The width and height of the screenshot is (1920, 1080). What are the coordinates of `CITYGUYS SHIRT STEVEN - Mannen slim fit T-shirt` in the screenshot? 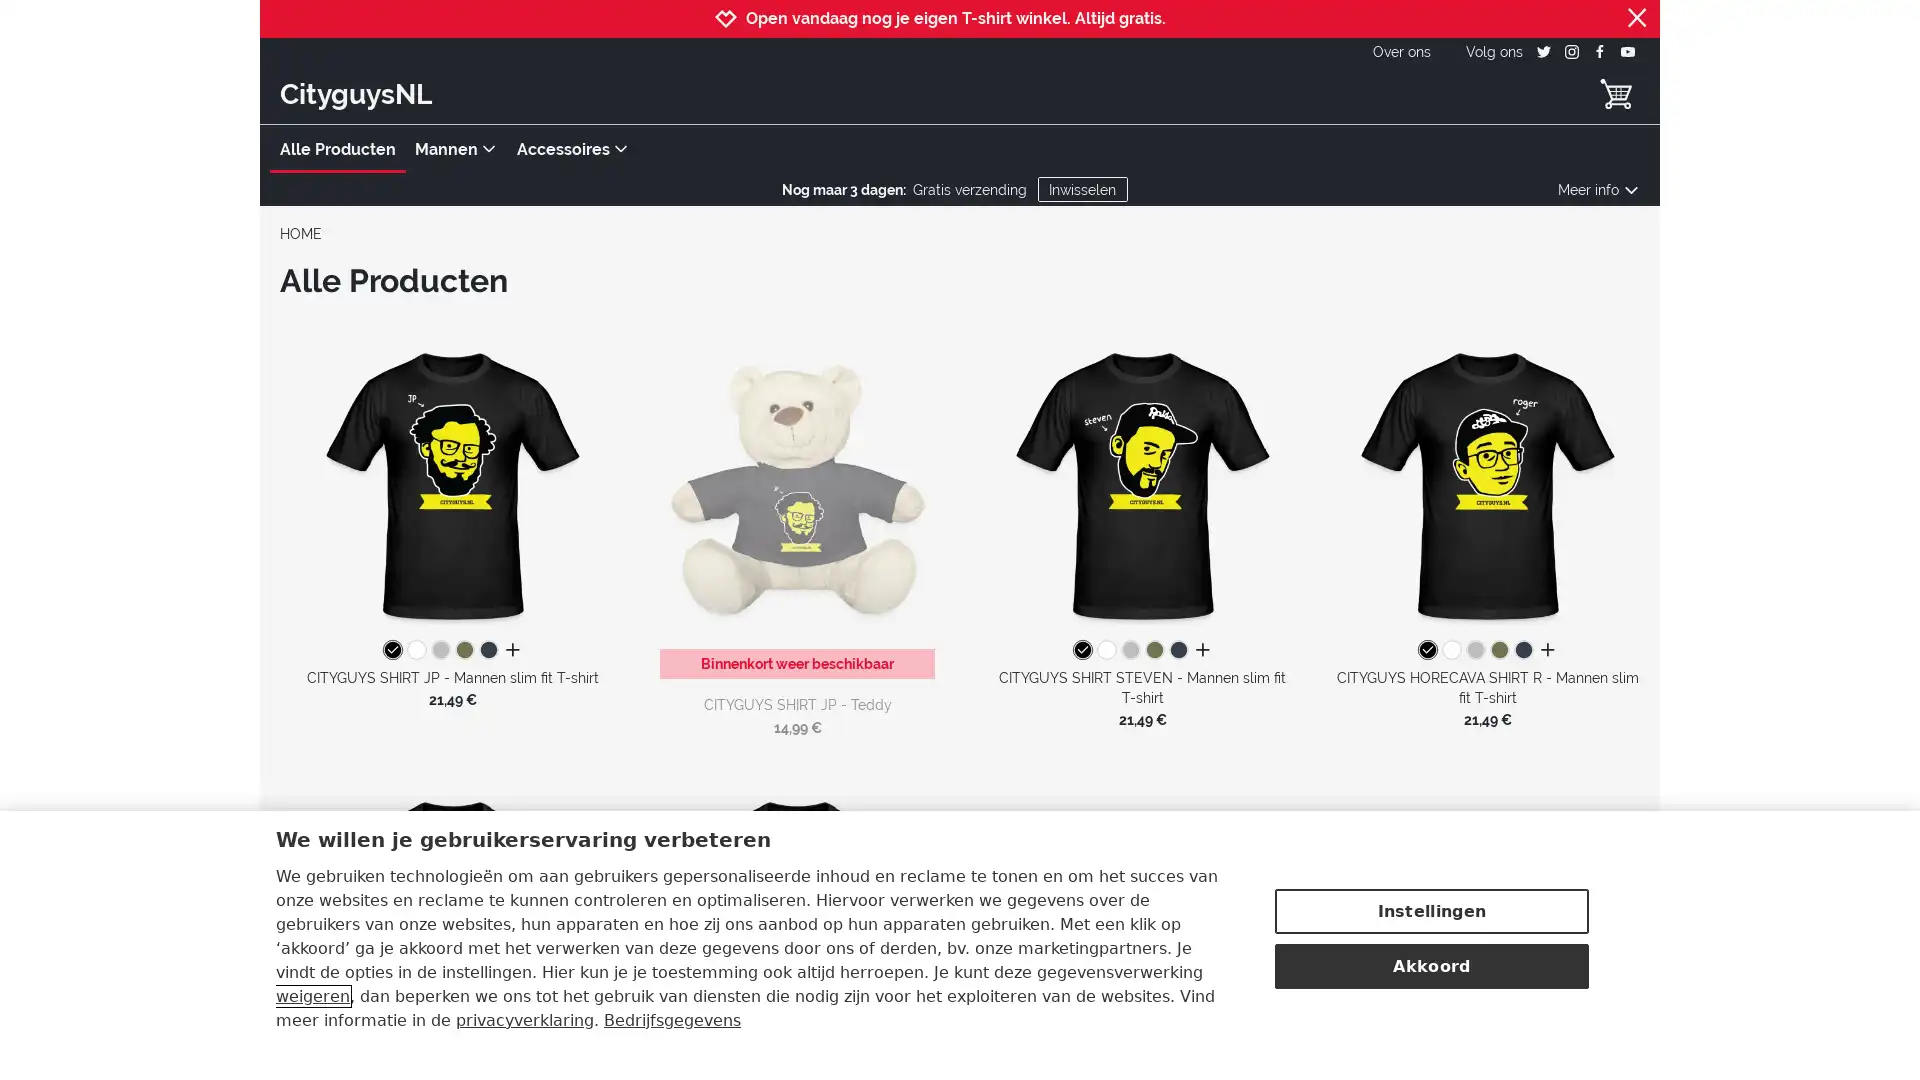 It's located at (1142, 482).